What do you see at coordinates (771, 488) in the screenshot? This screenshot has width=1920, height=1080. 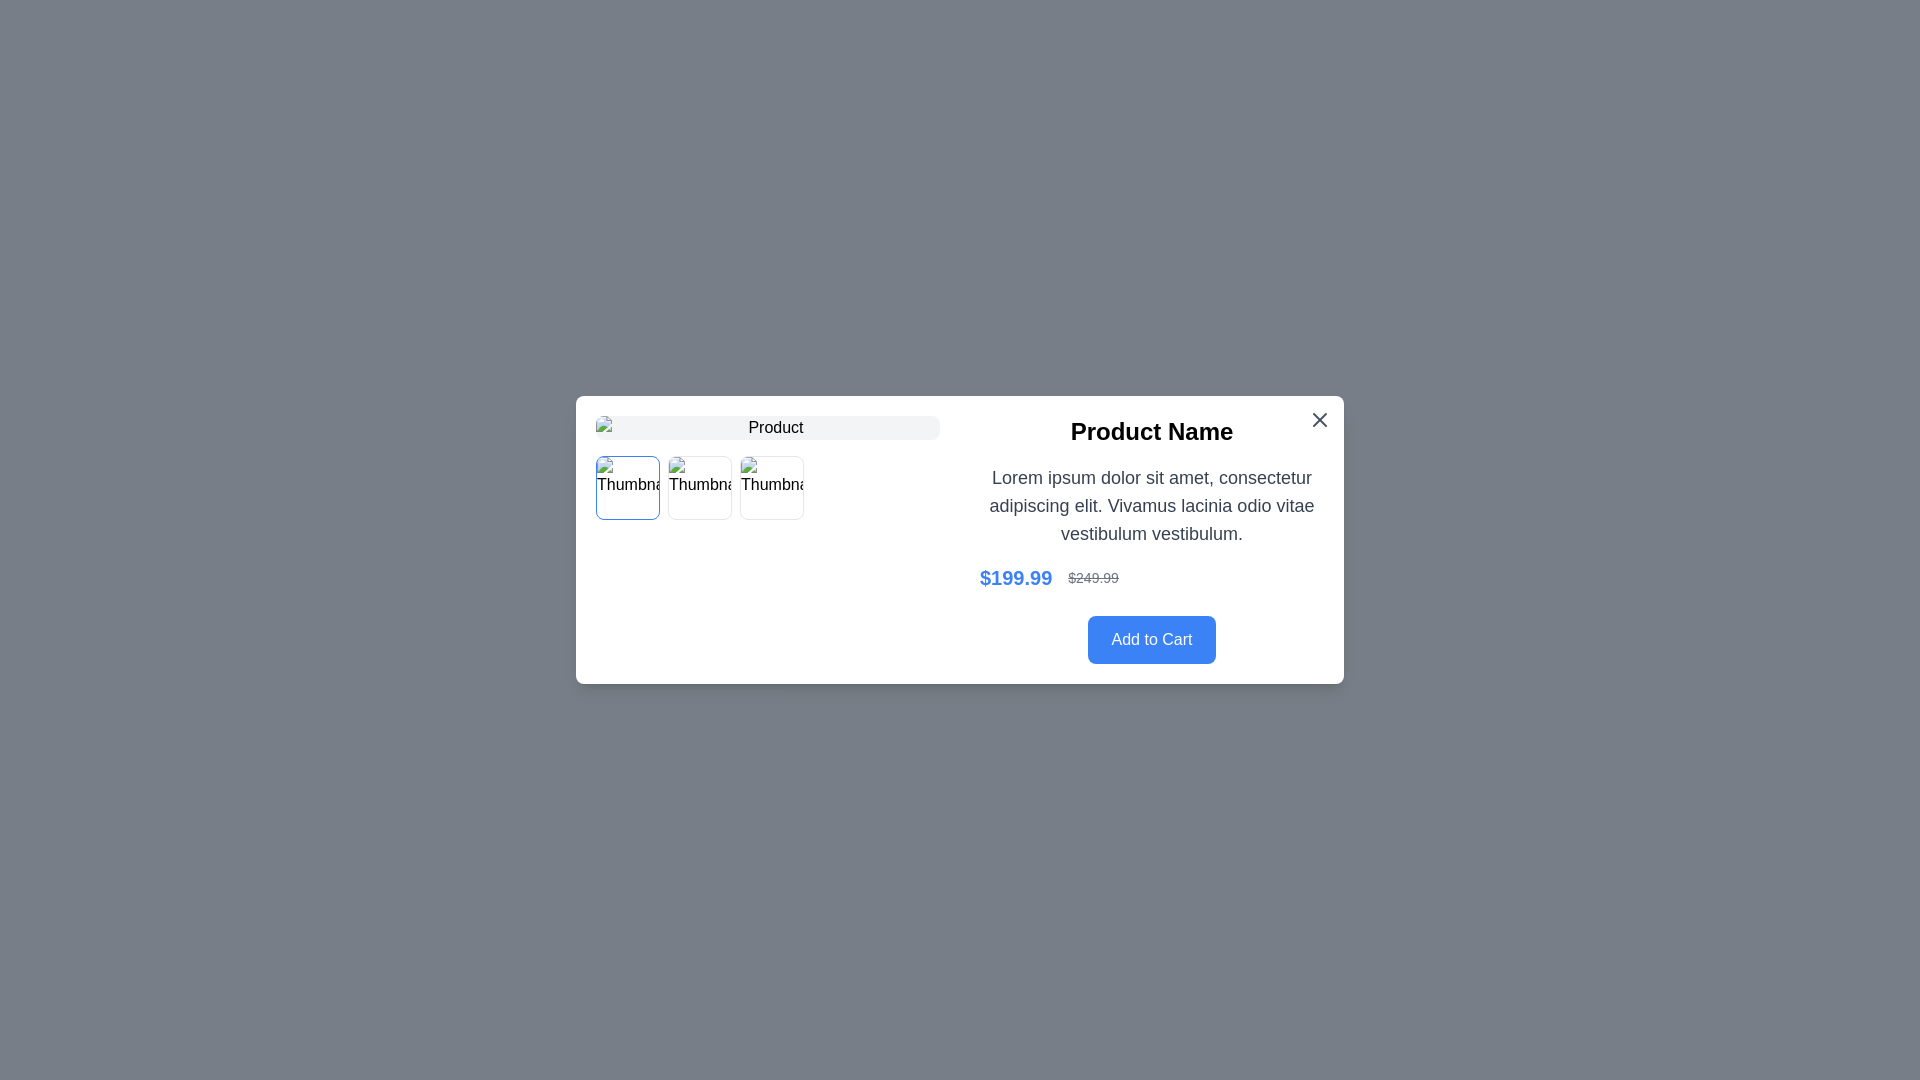 I see `the third image thumbnail located below the 'Product' section` at bounding box center [771, 488].